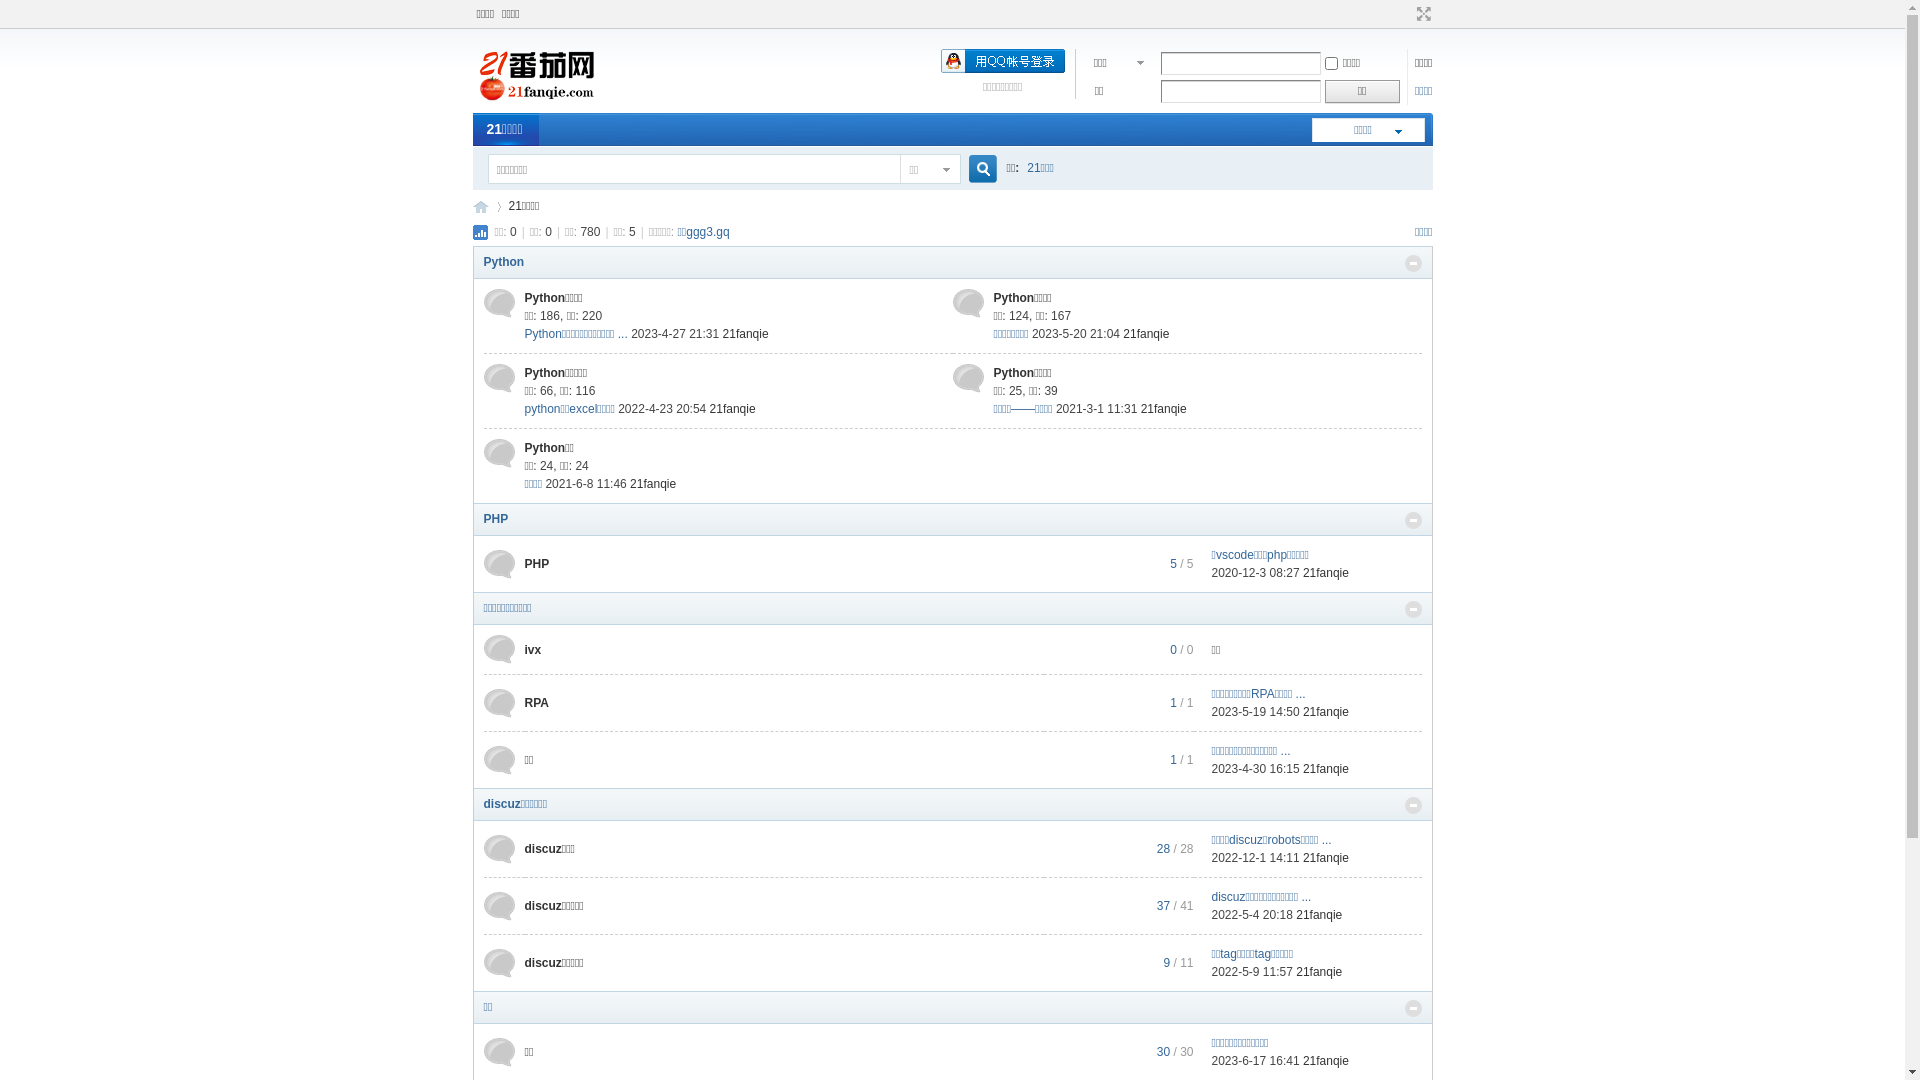  Describe the element at coordinates (744, 333) in the screenshot. I see `'21fanqie'` at that location.